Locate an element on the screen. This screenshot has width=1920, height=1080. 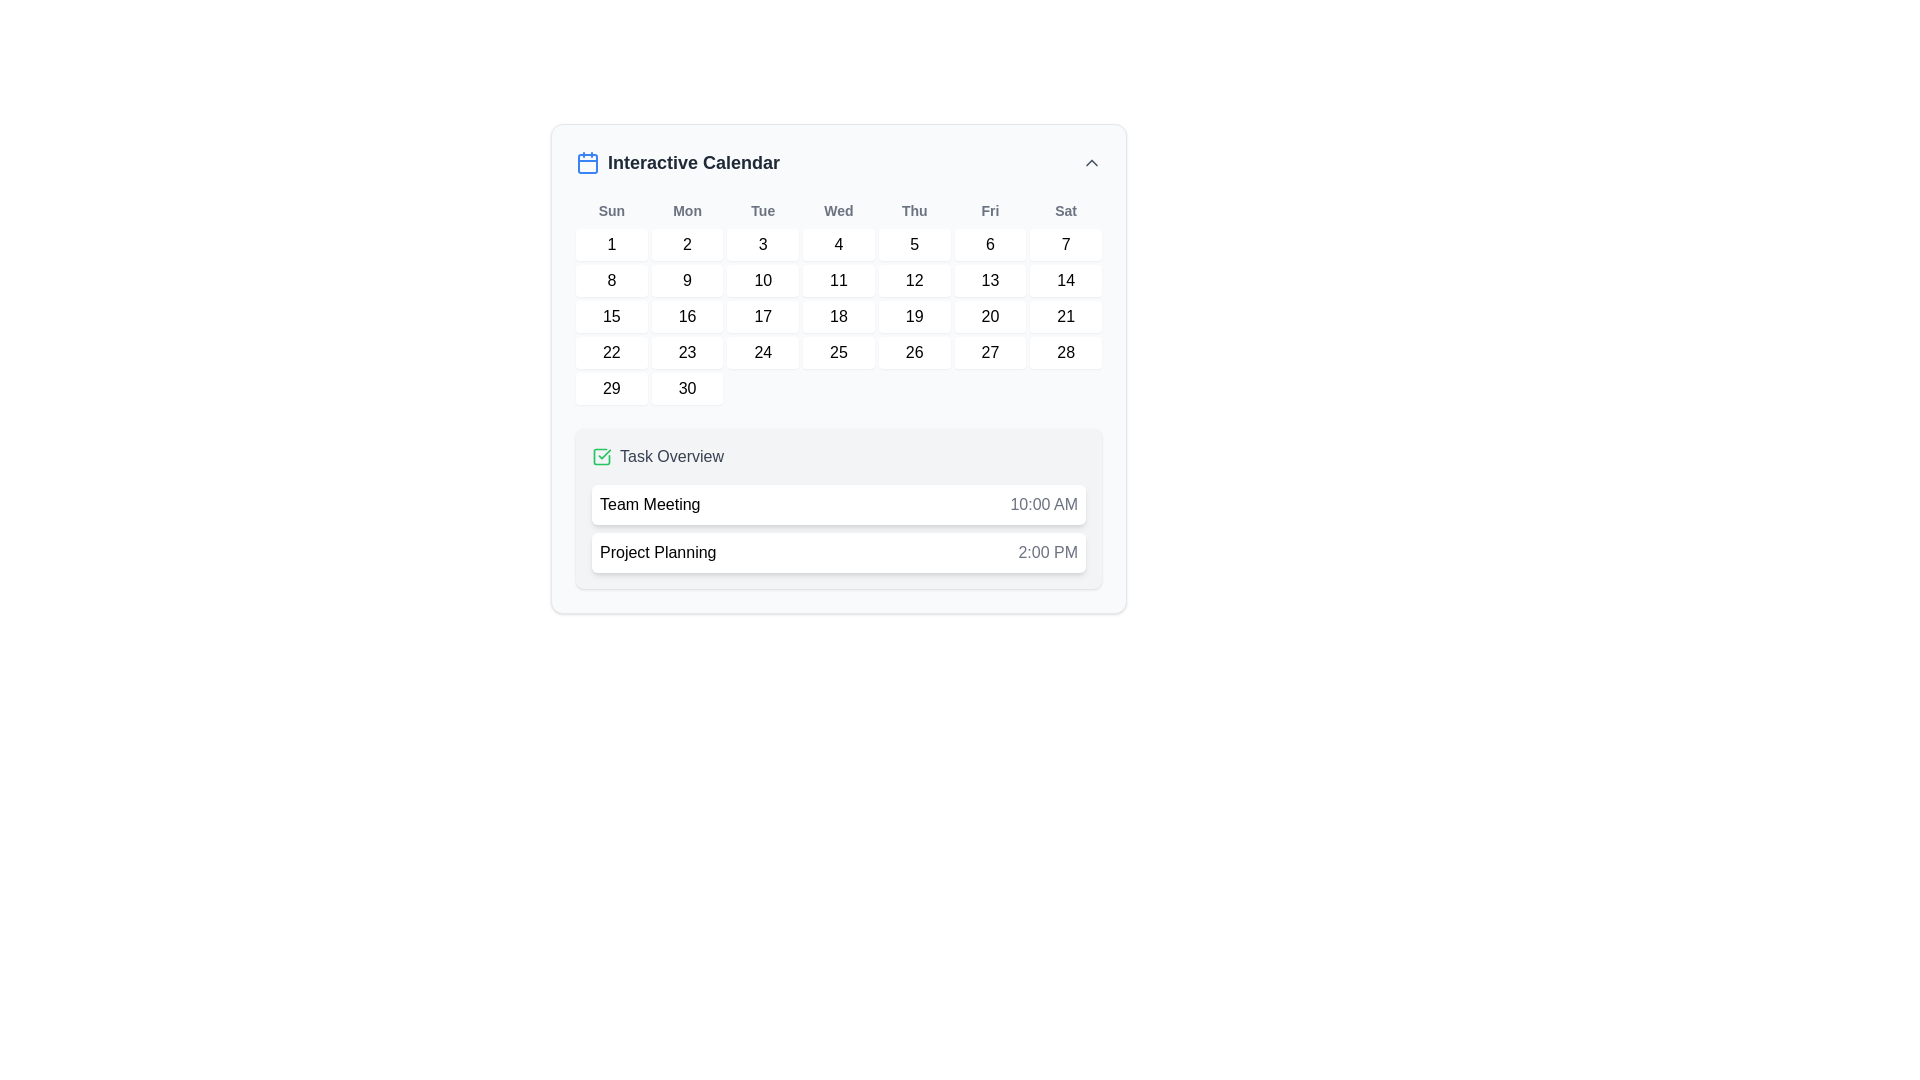
the button representing the fifth day (Thursday) is located at coordinates (913, 244).